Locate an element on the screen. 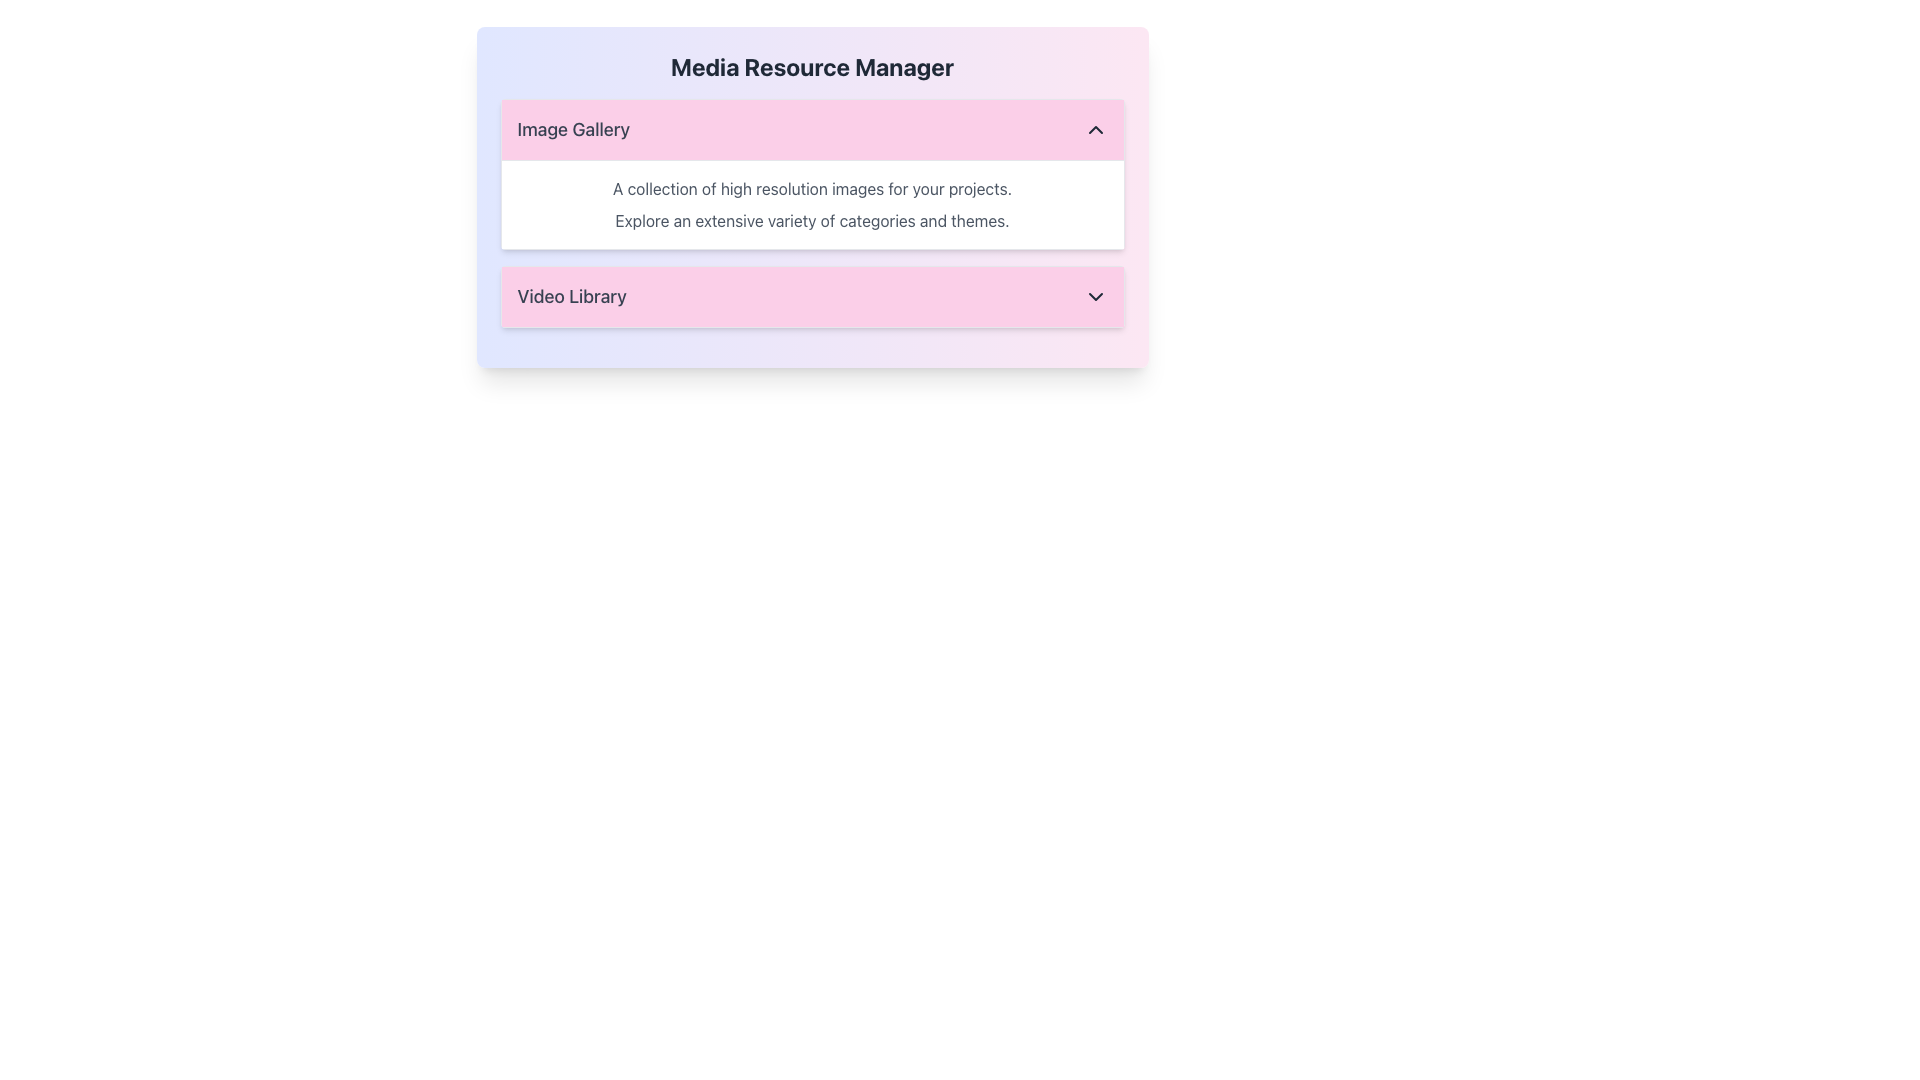  text from the 'Video Library' label, which is displayed in gray font on a light pink background, located towards the middle section of the interface is located at coordinates (571, 297).